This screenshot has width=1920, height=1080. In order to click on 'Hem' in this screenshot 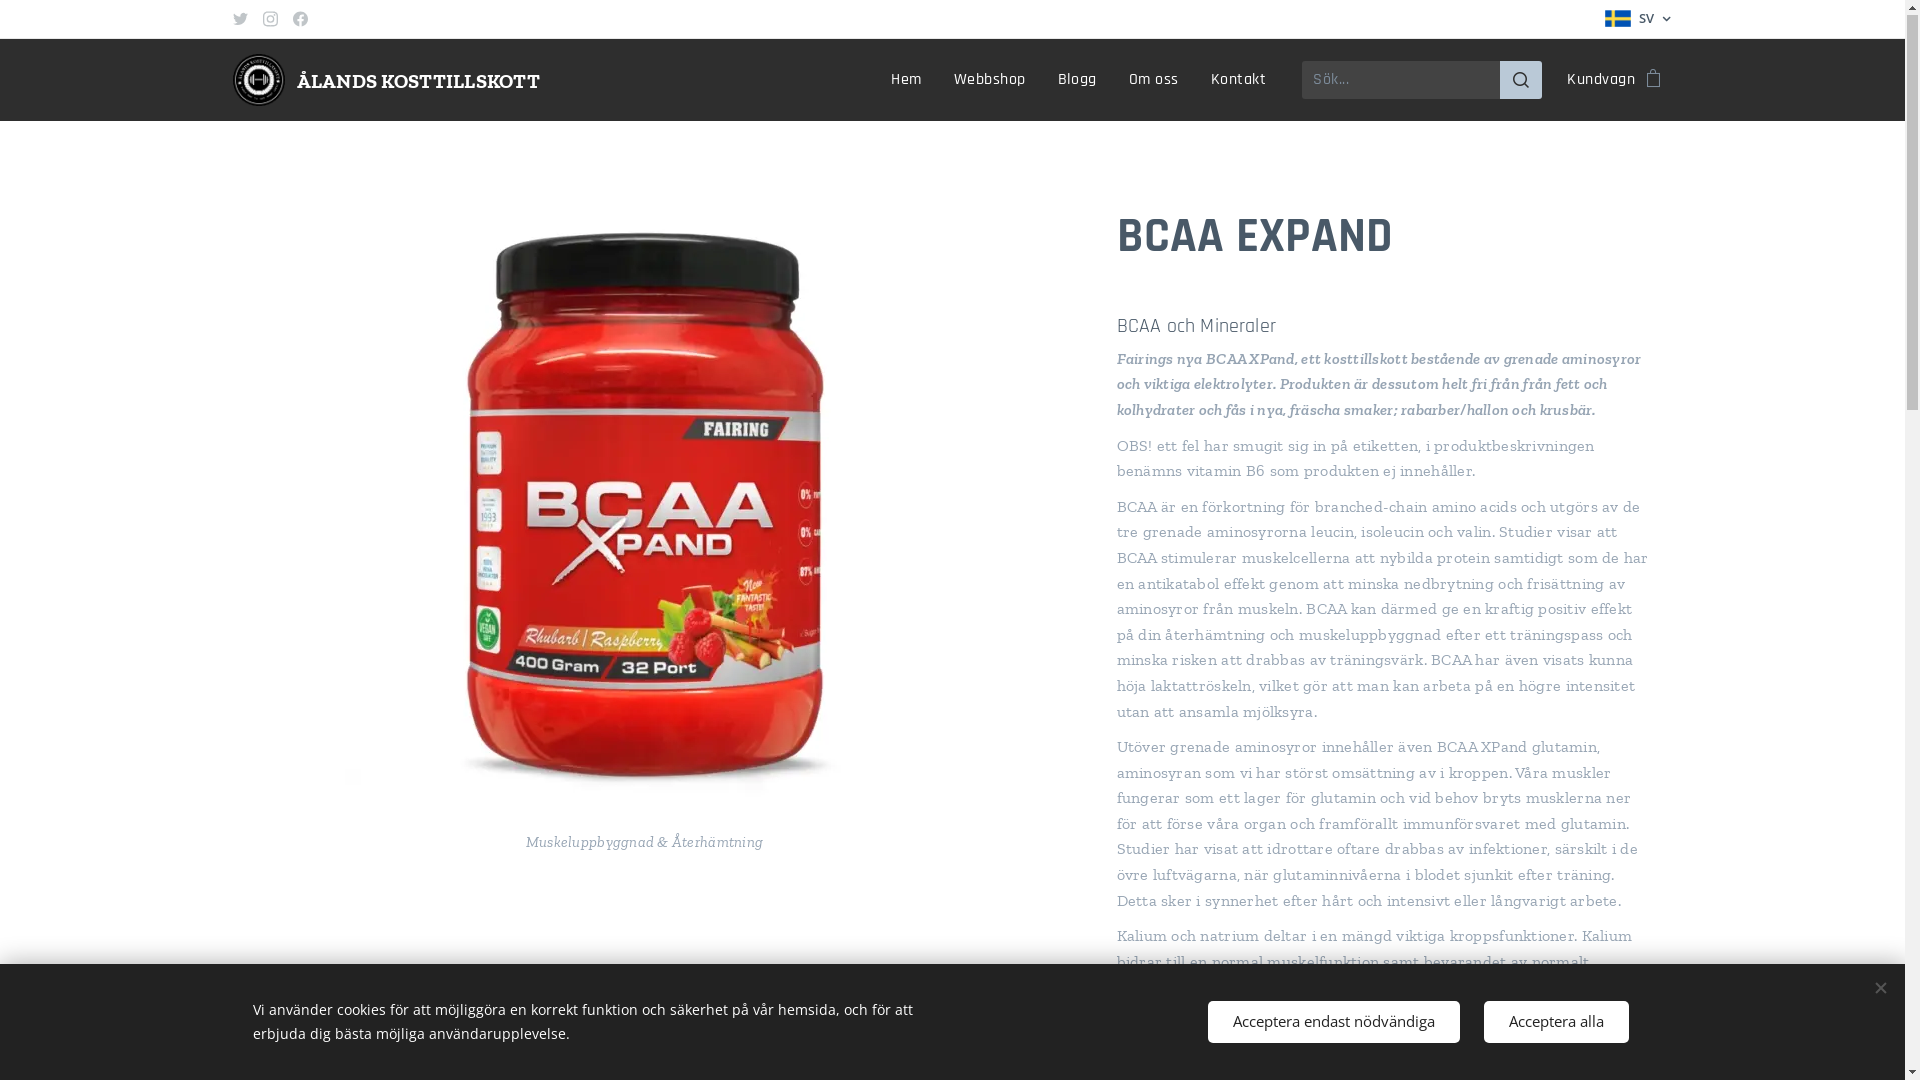, I will do `click(910, 80)`.